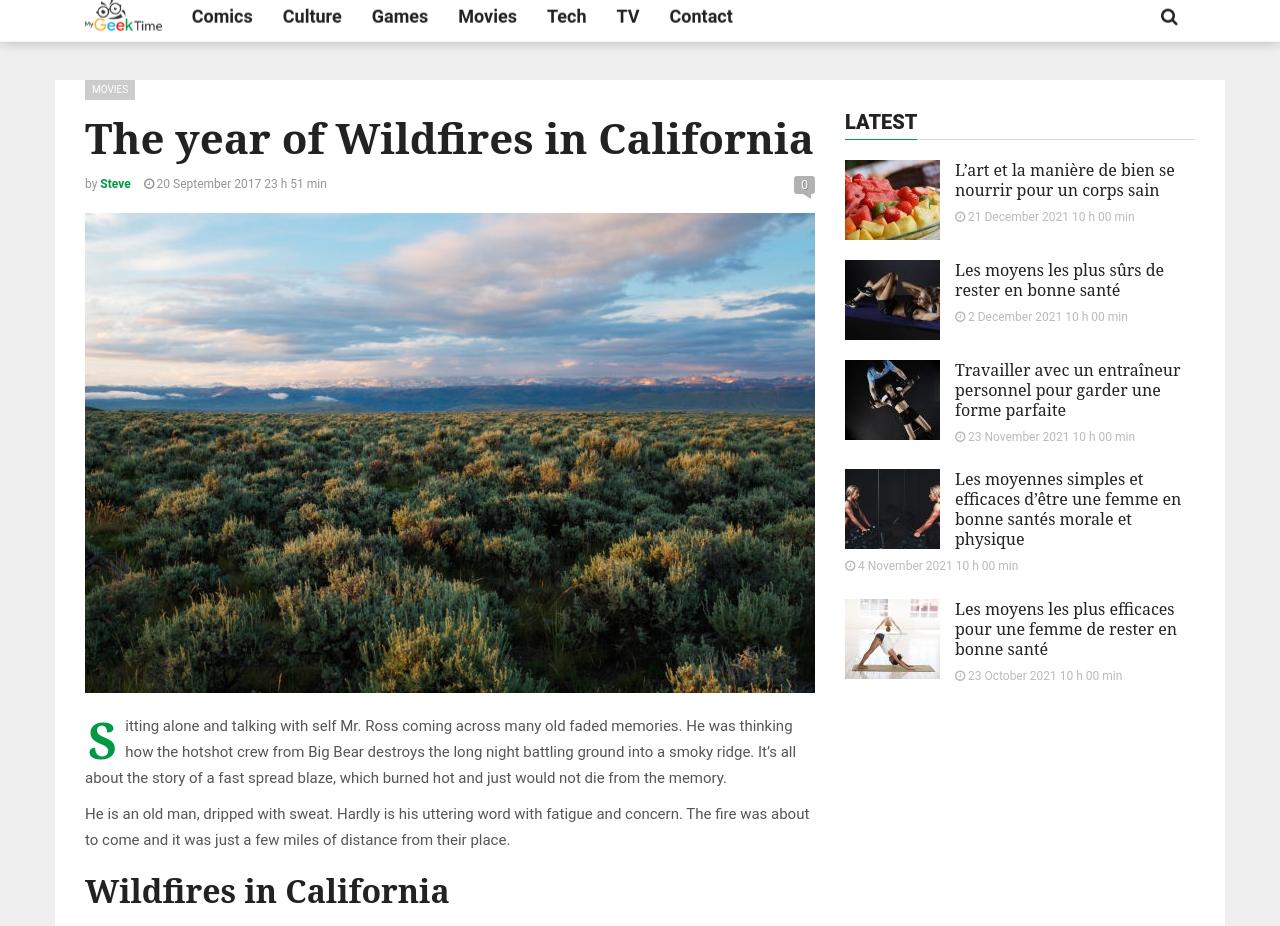  I want to click on '2 December 2021 10 h 00 min', so click(964, 316).